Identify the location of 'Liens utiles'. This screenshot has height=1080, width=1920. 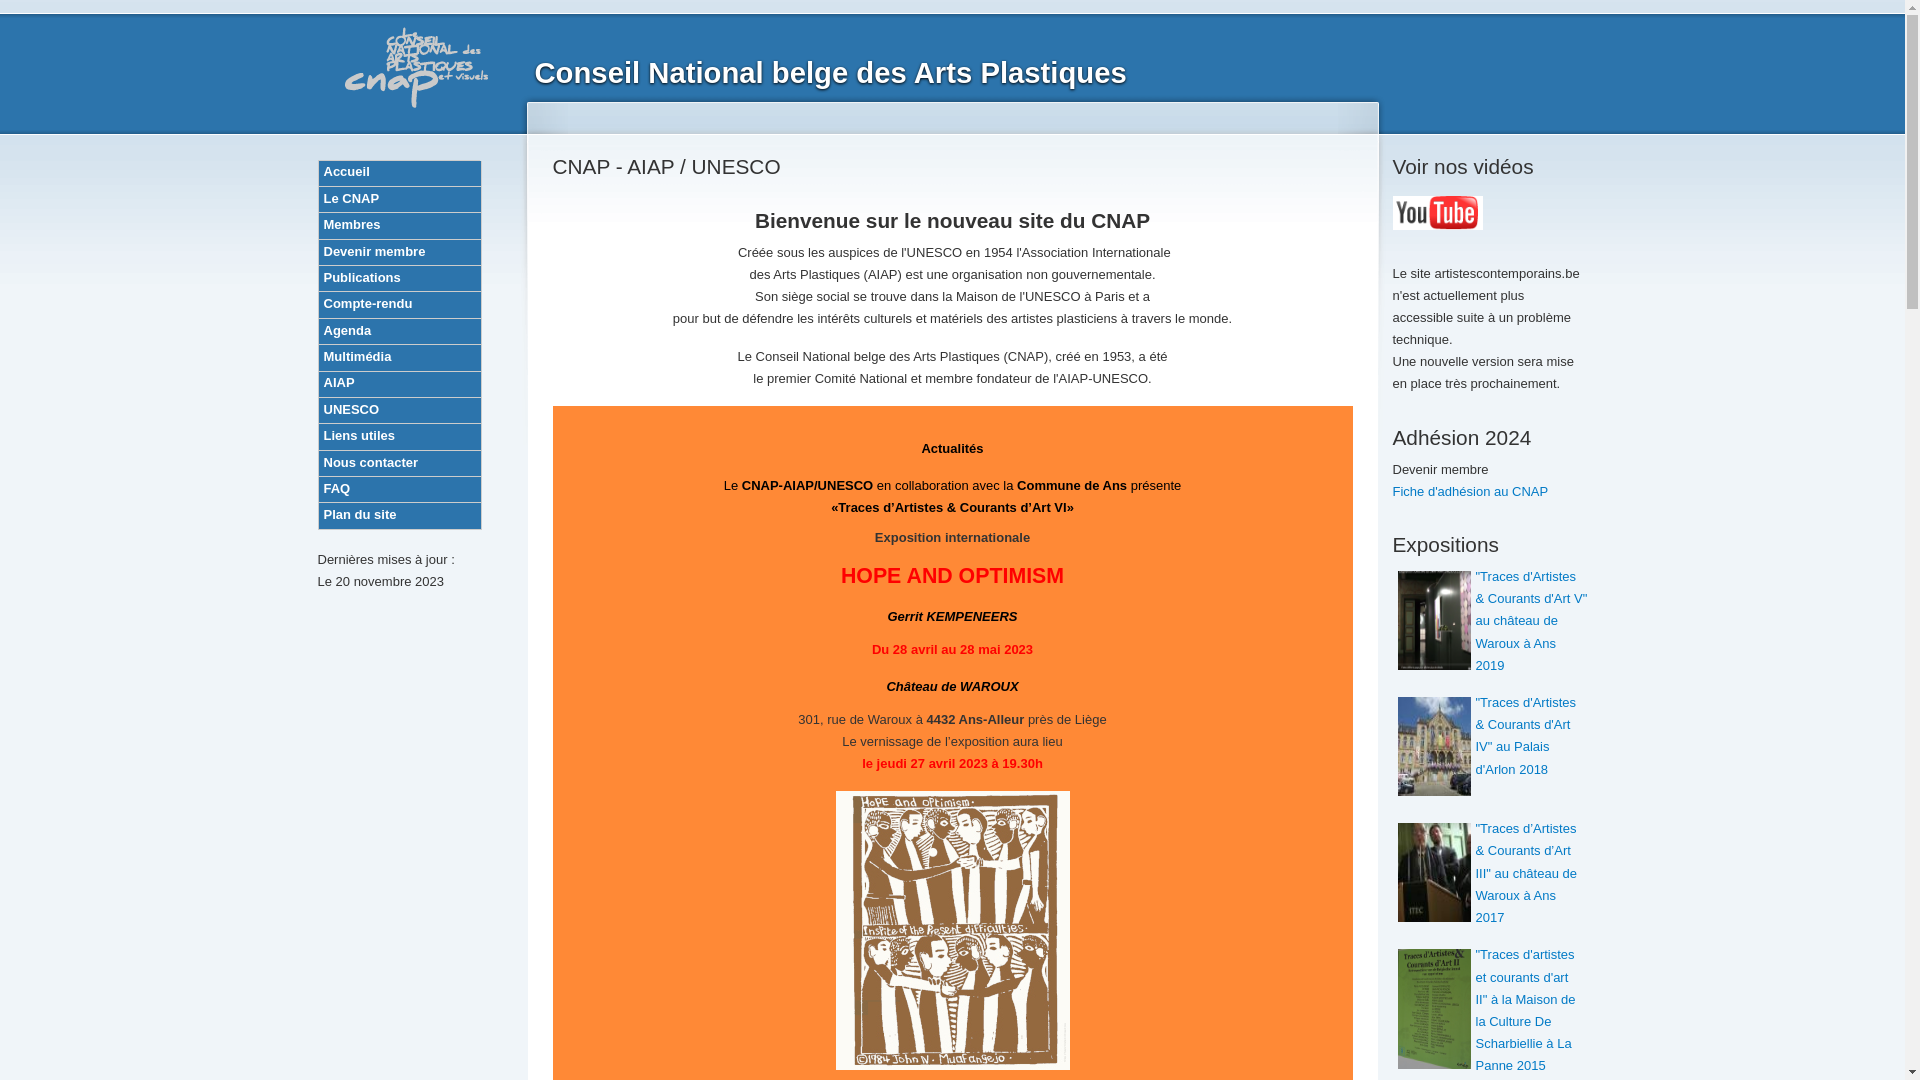
(399, 434).